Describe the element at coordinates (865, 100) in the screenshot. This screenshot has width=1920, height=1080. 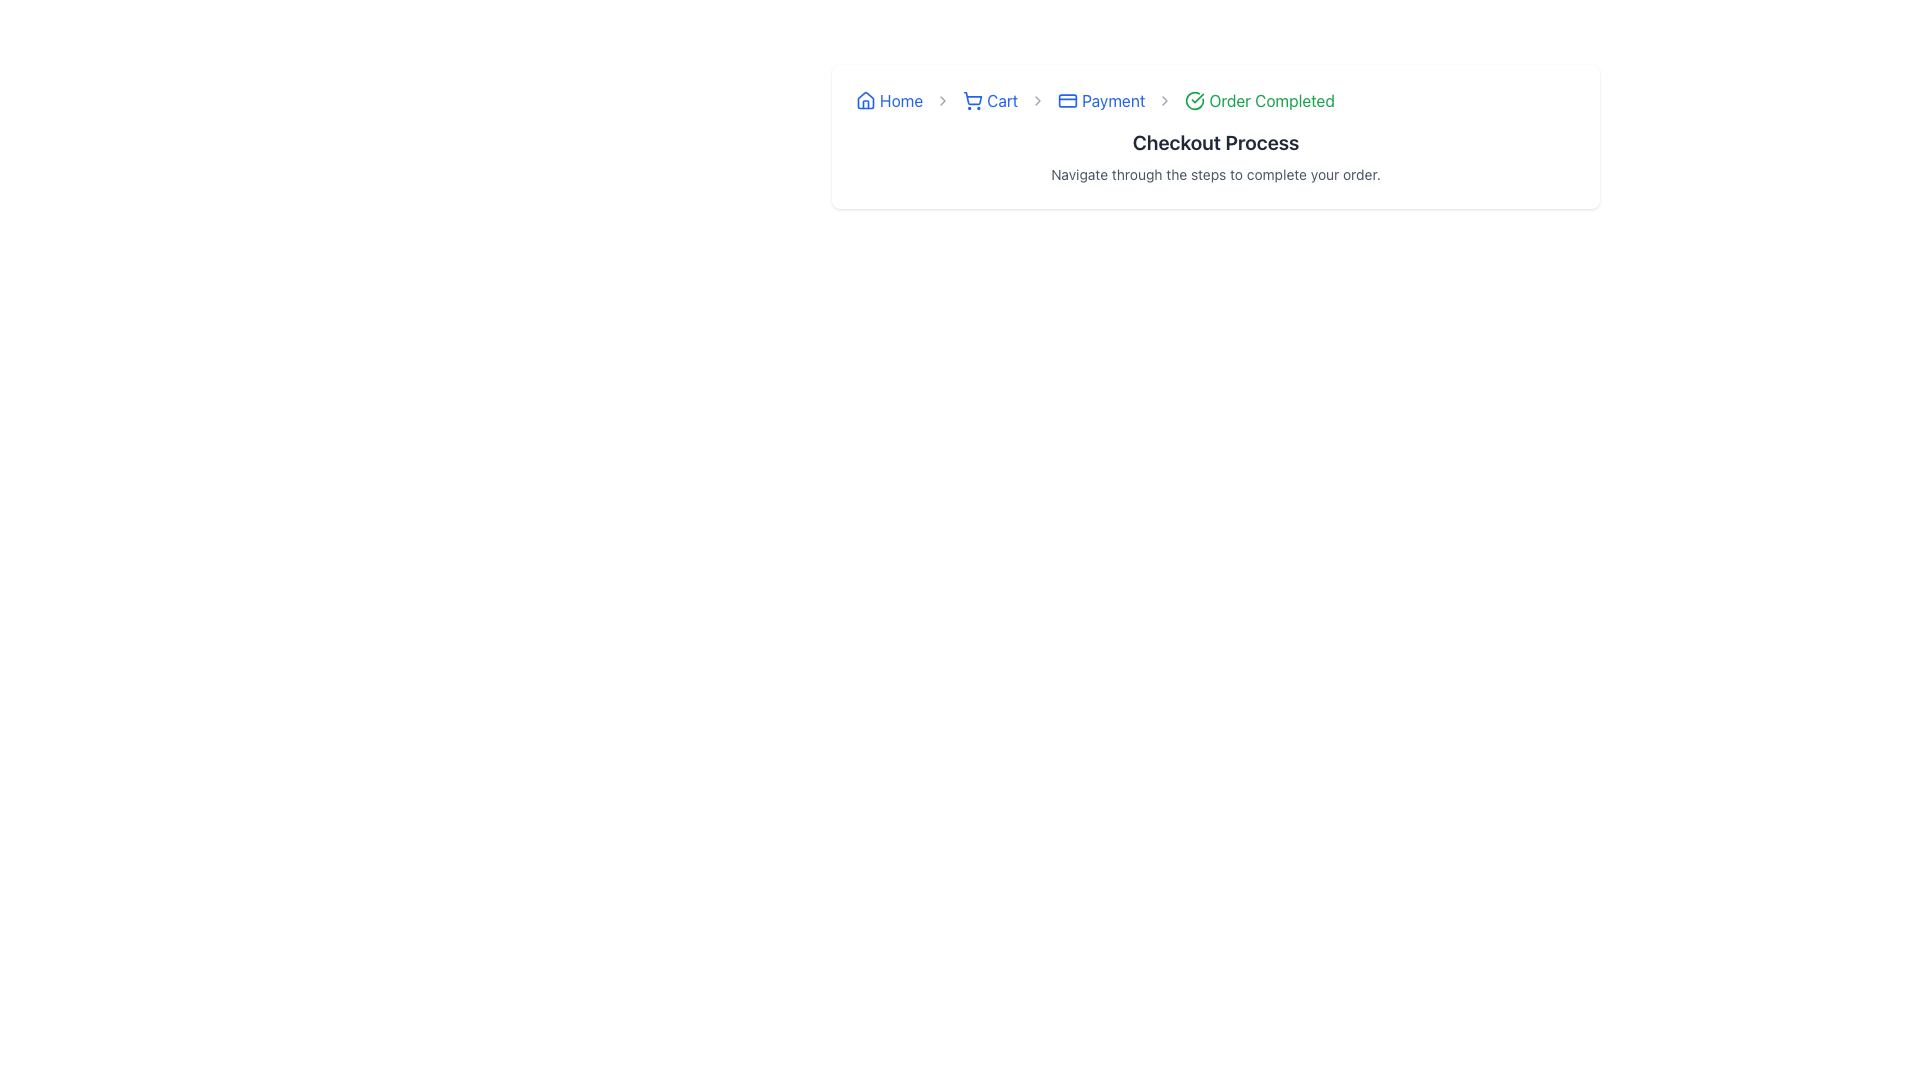
I see `the home icon in the breadcrumb navigation bar` at that location.